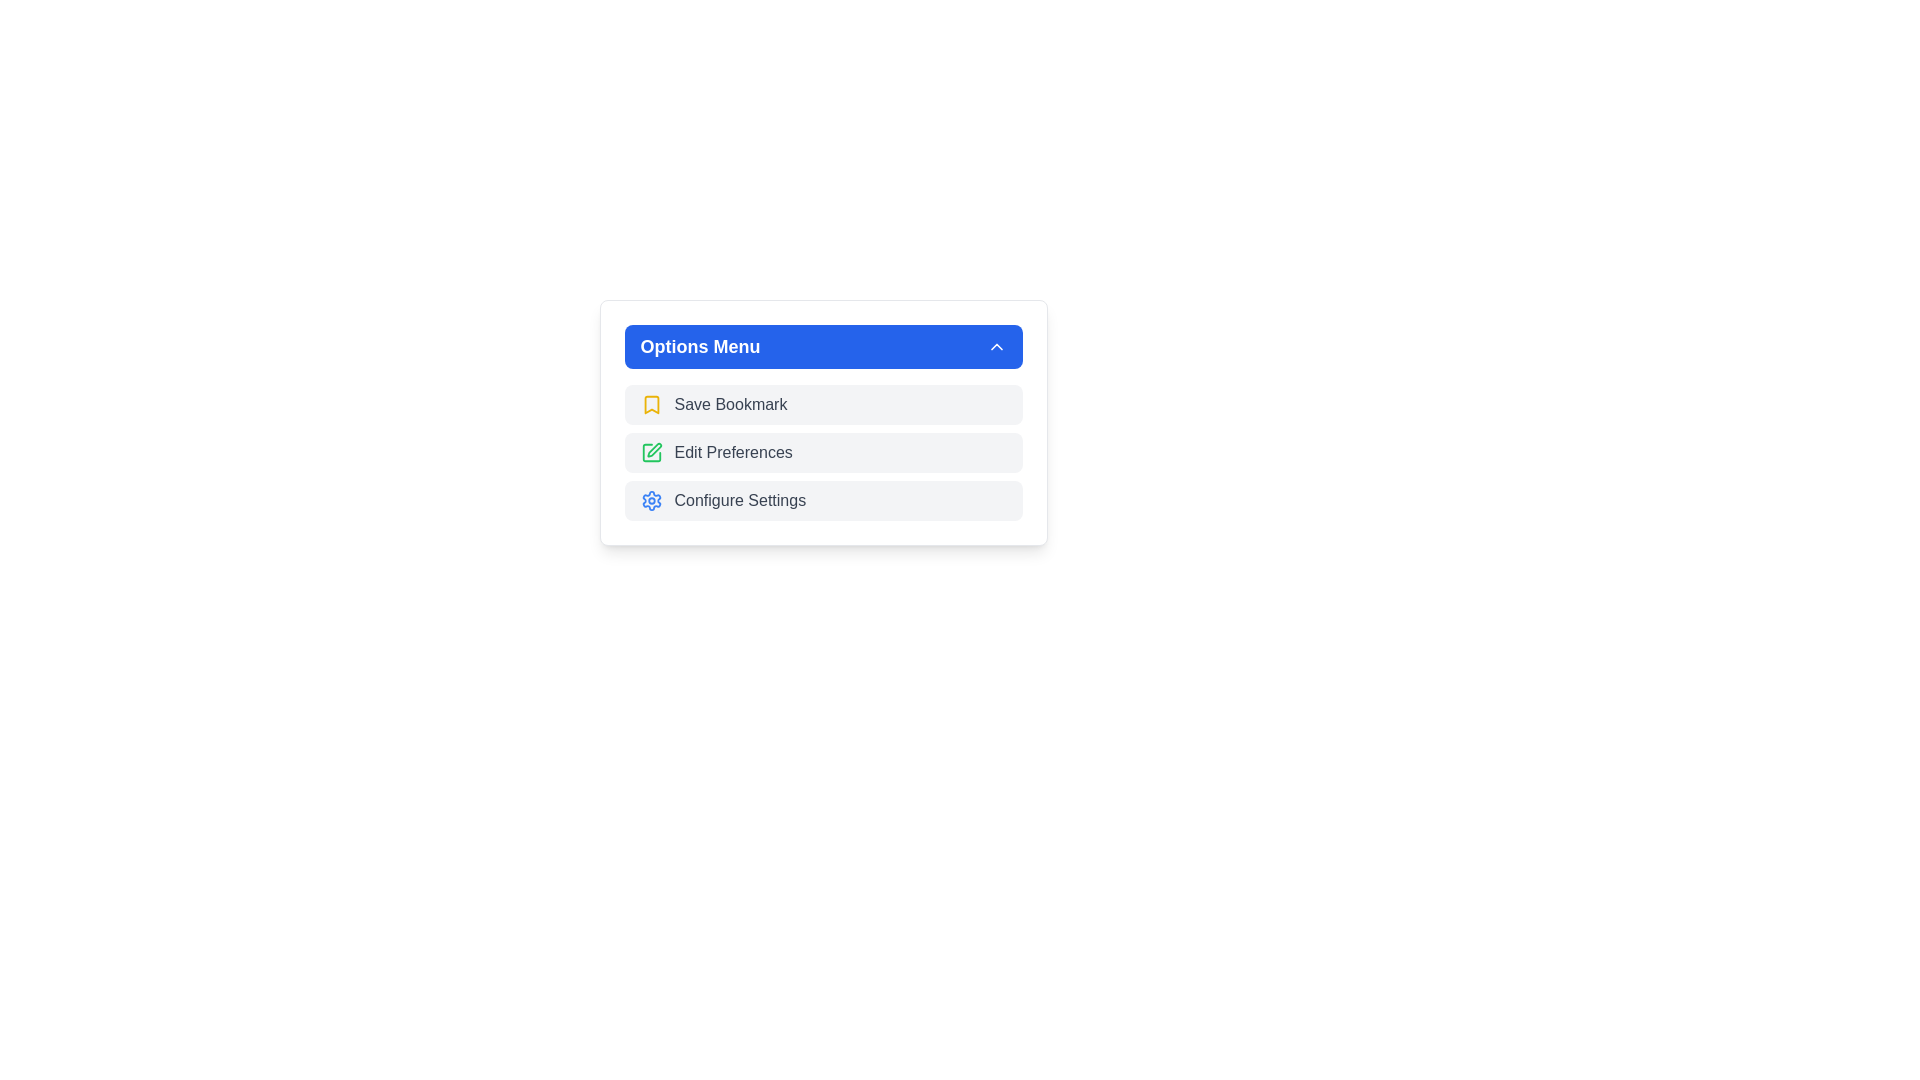  I want to click on the blue rectangular button labeled 'Options Menu', so click(823, 346).